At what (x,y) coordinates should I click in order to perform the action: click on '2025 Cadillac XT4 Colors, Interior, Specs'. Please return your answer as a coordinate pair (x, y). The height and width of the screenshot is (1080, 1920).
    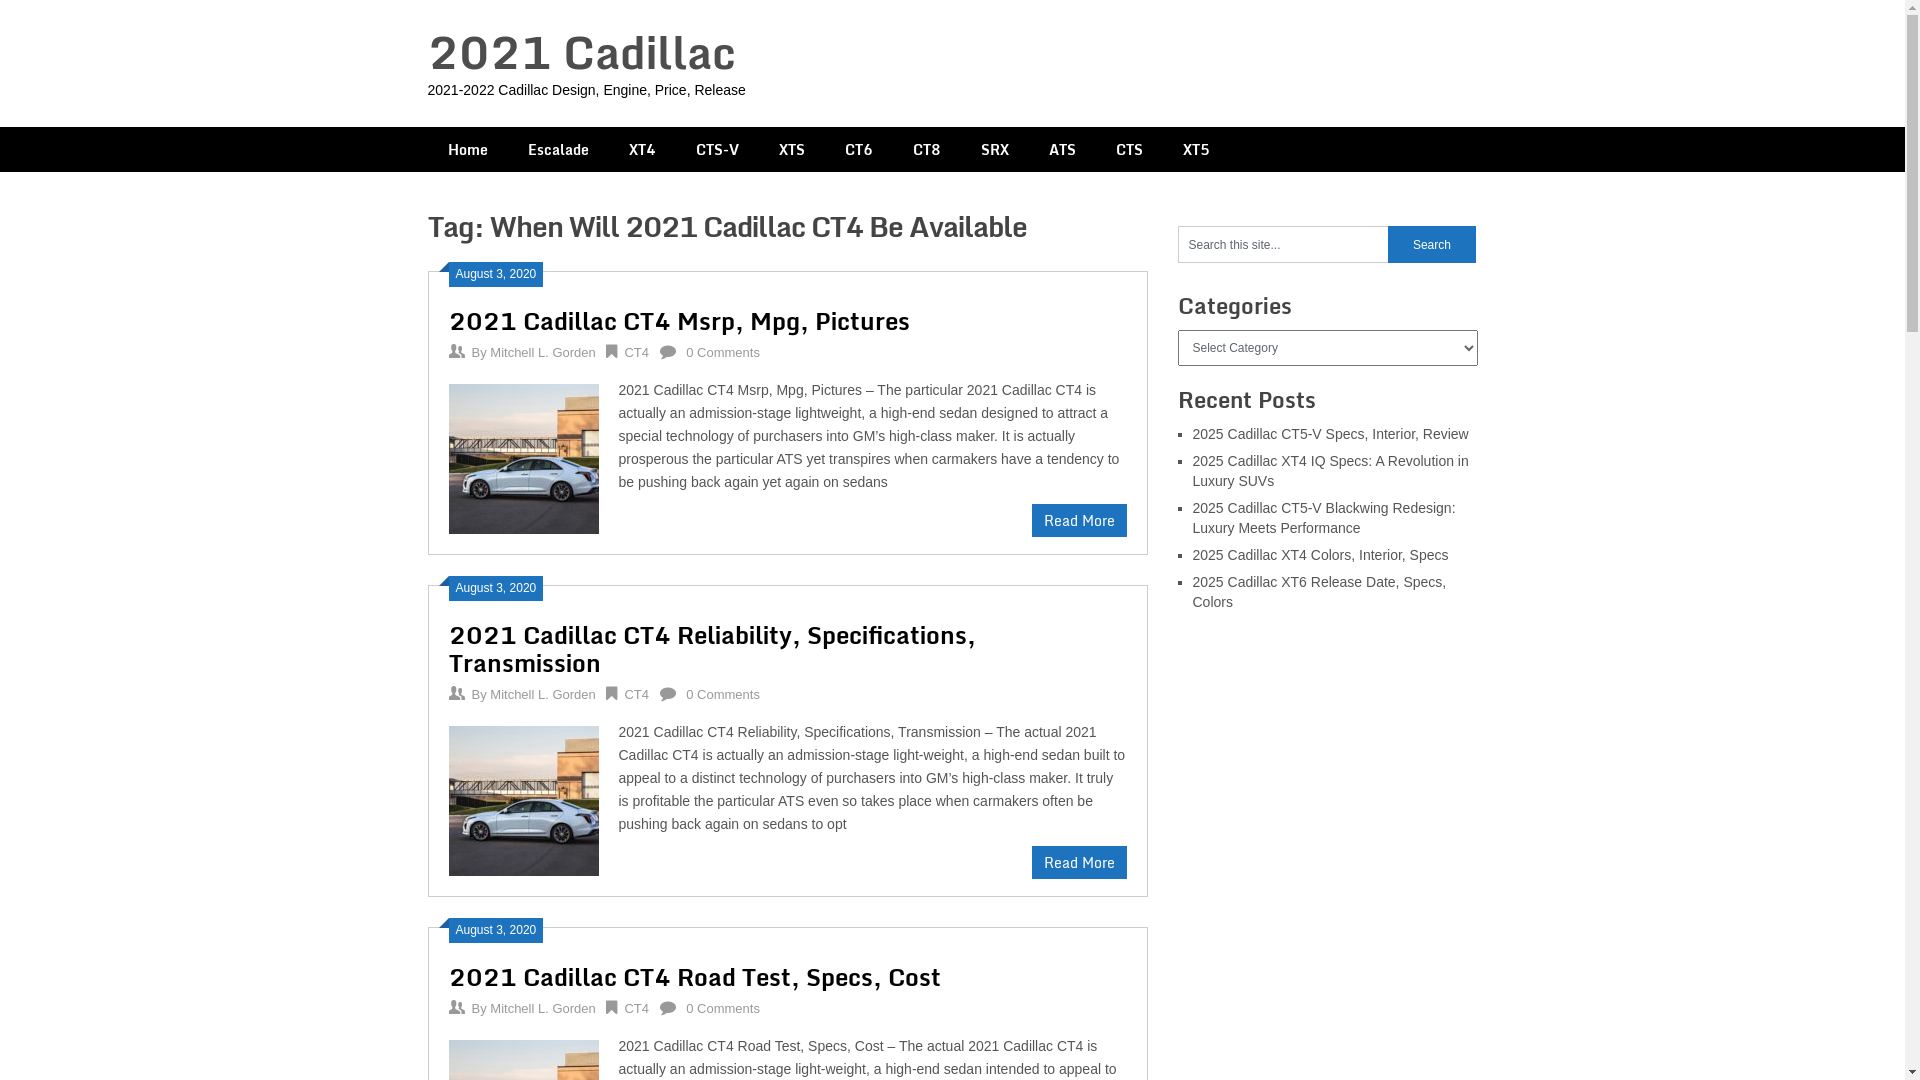
    Looking at the image, I should click on (1320, 555).